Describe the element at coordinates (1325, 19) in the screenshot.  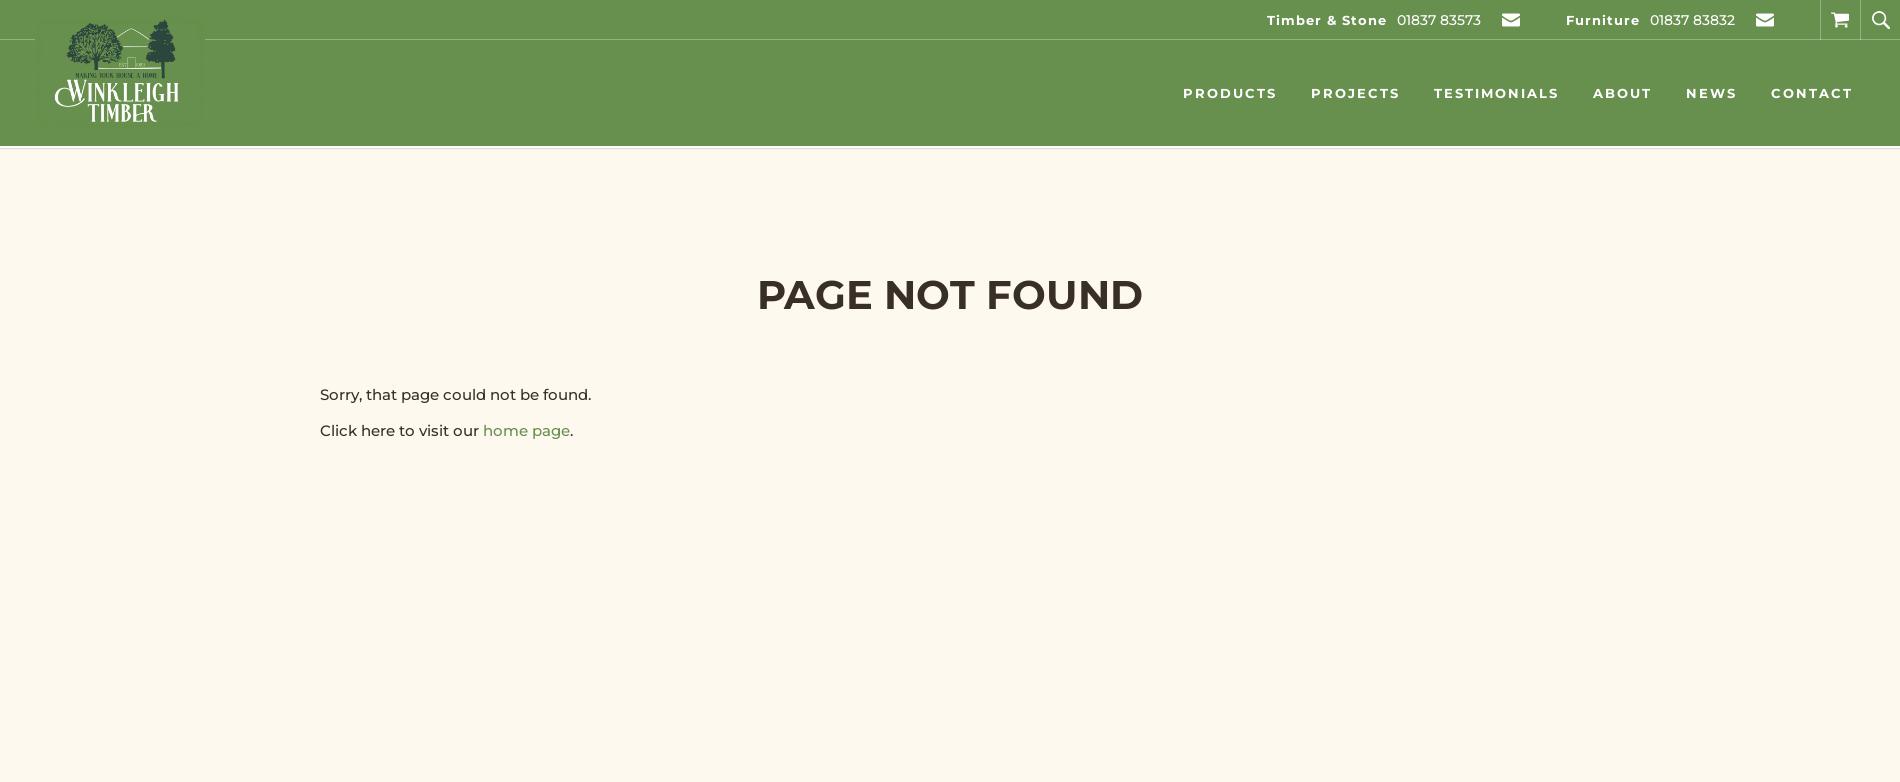
I see `'Timber & Stone'` at that location.